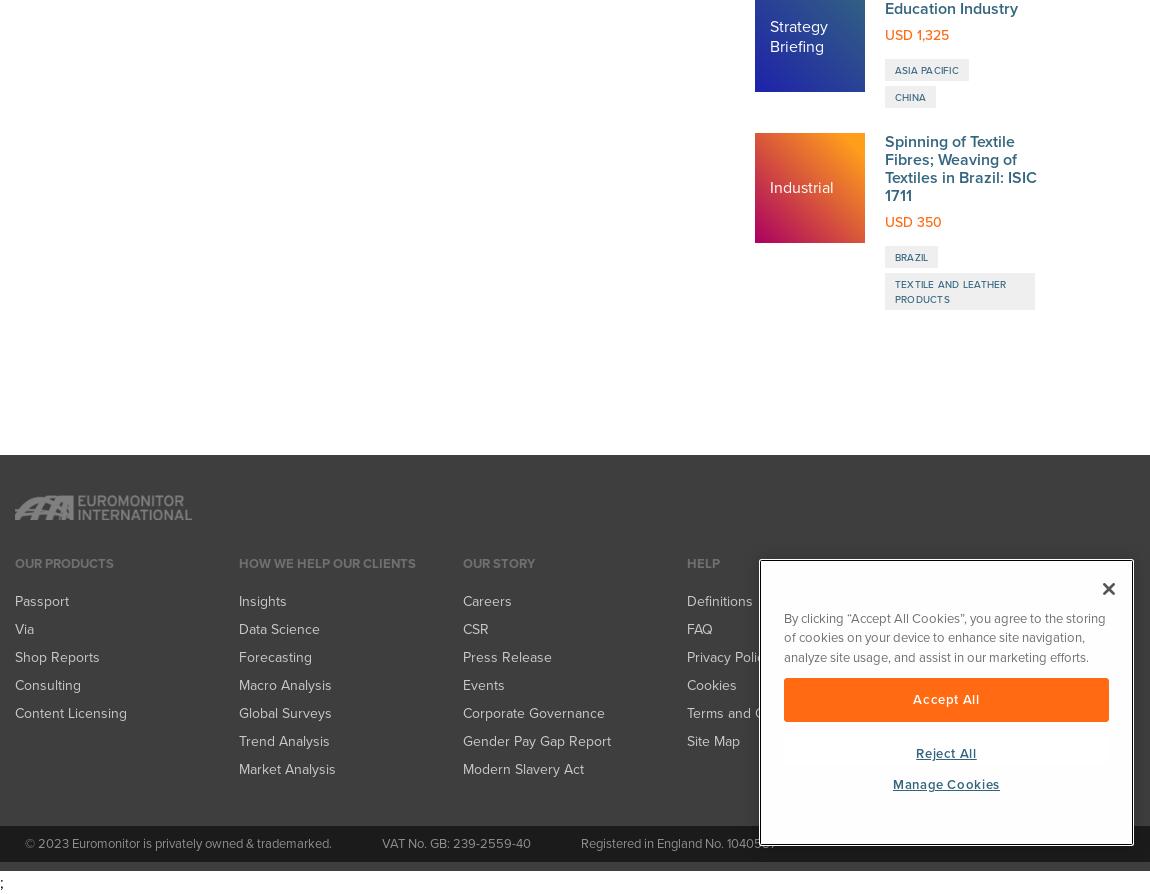 Image resolution: width=1150 pixels, height=894 pixels. Describe the element at coordinates (712, 90) in the screenshot. I see `'Site Map'` at that location.